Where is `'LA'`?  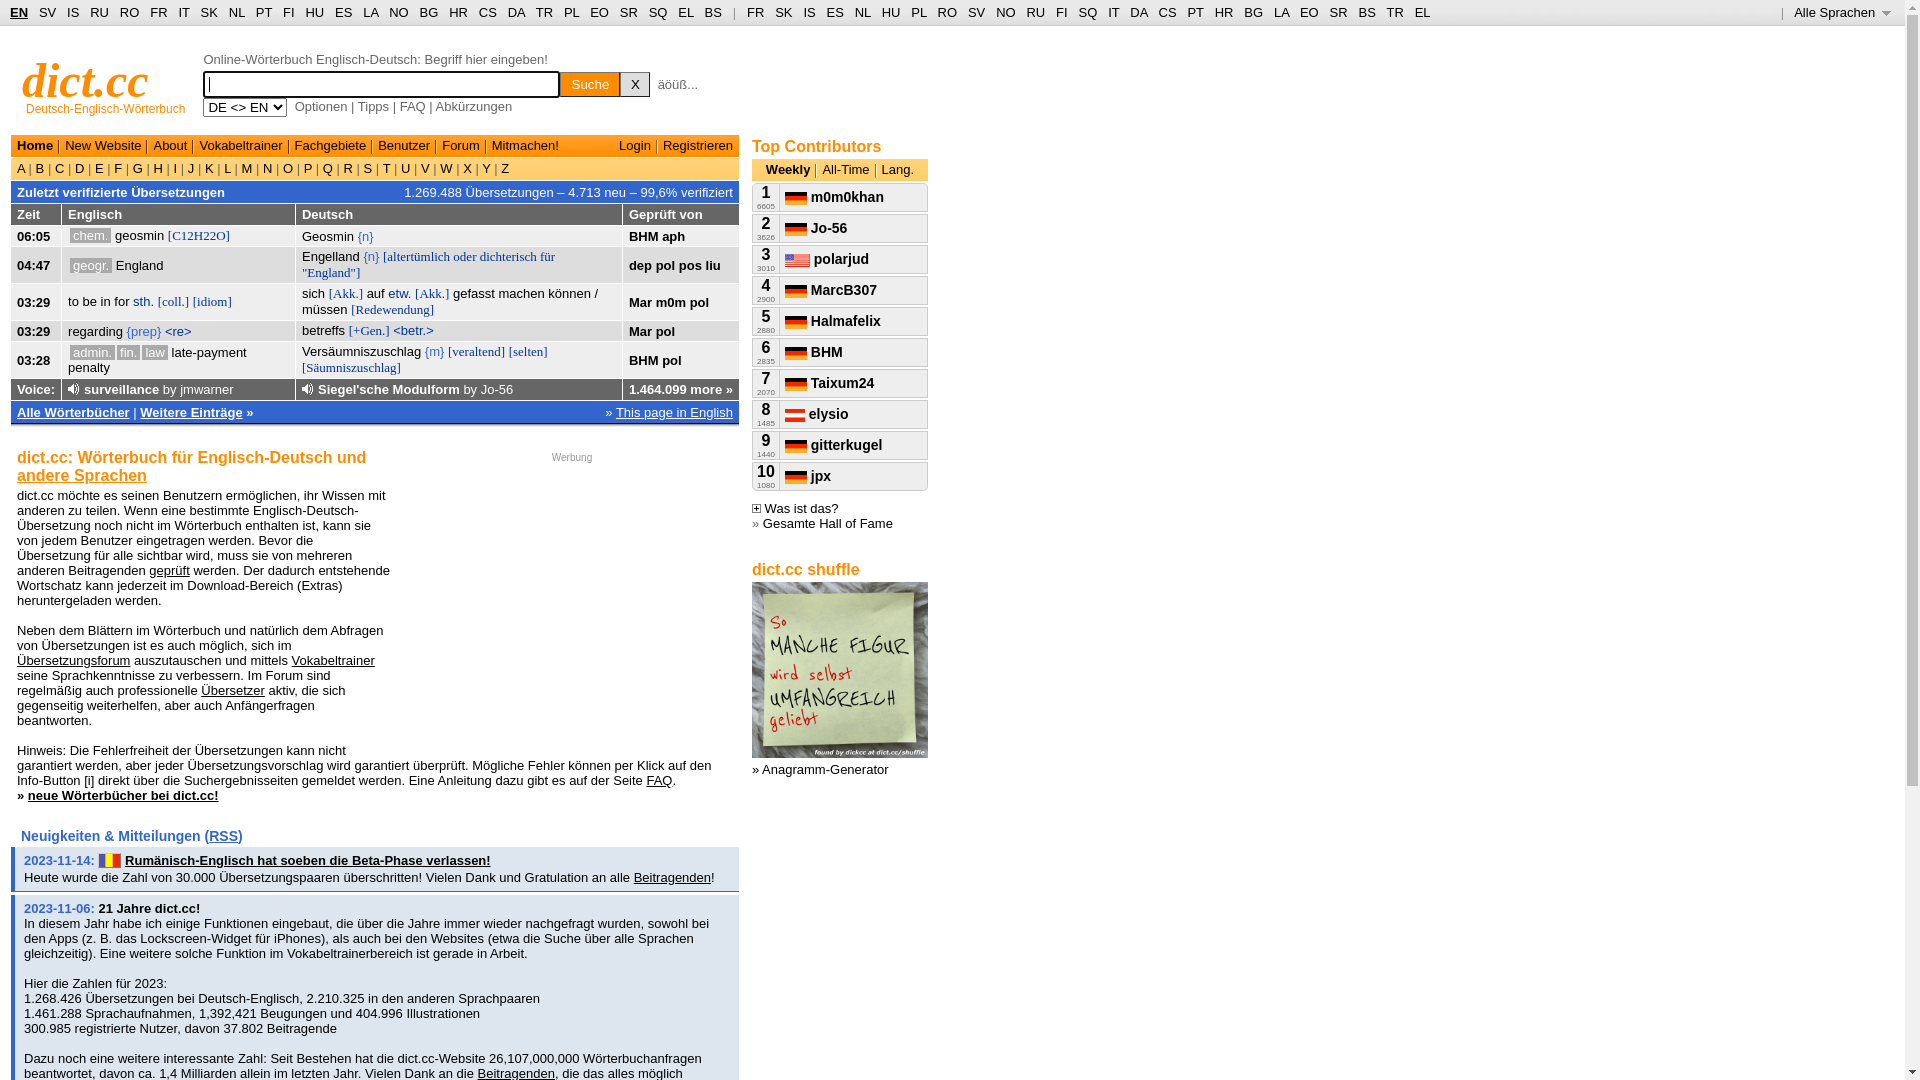
'LA' is located at coordinates (363, 12).